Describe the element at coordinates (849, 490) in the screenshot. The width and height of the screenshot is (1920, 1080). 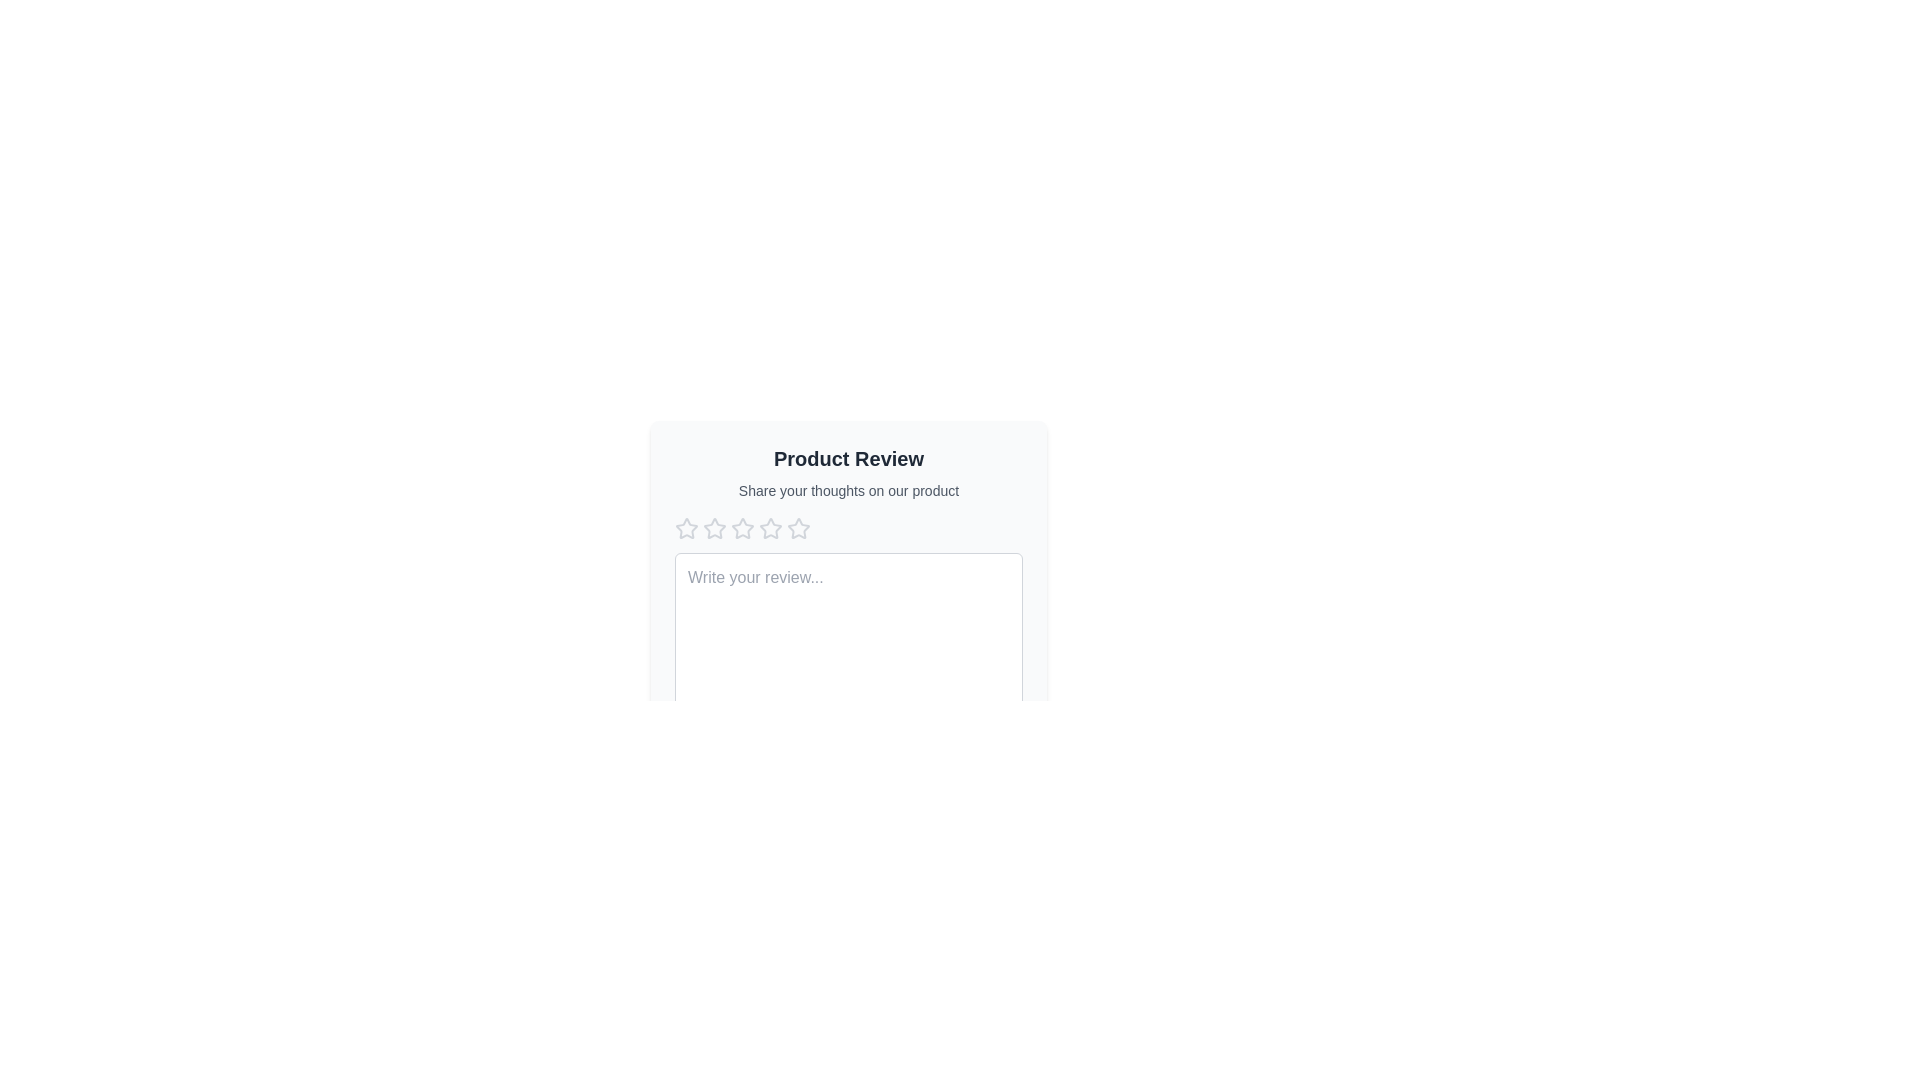
I see `the static text that prompts the user to share their opinion about the product, located beneath the title 'Product Review'` at that location.